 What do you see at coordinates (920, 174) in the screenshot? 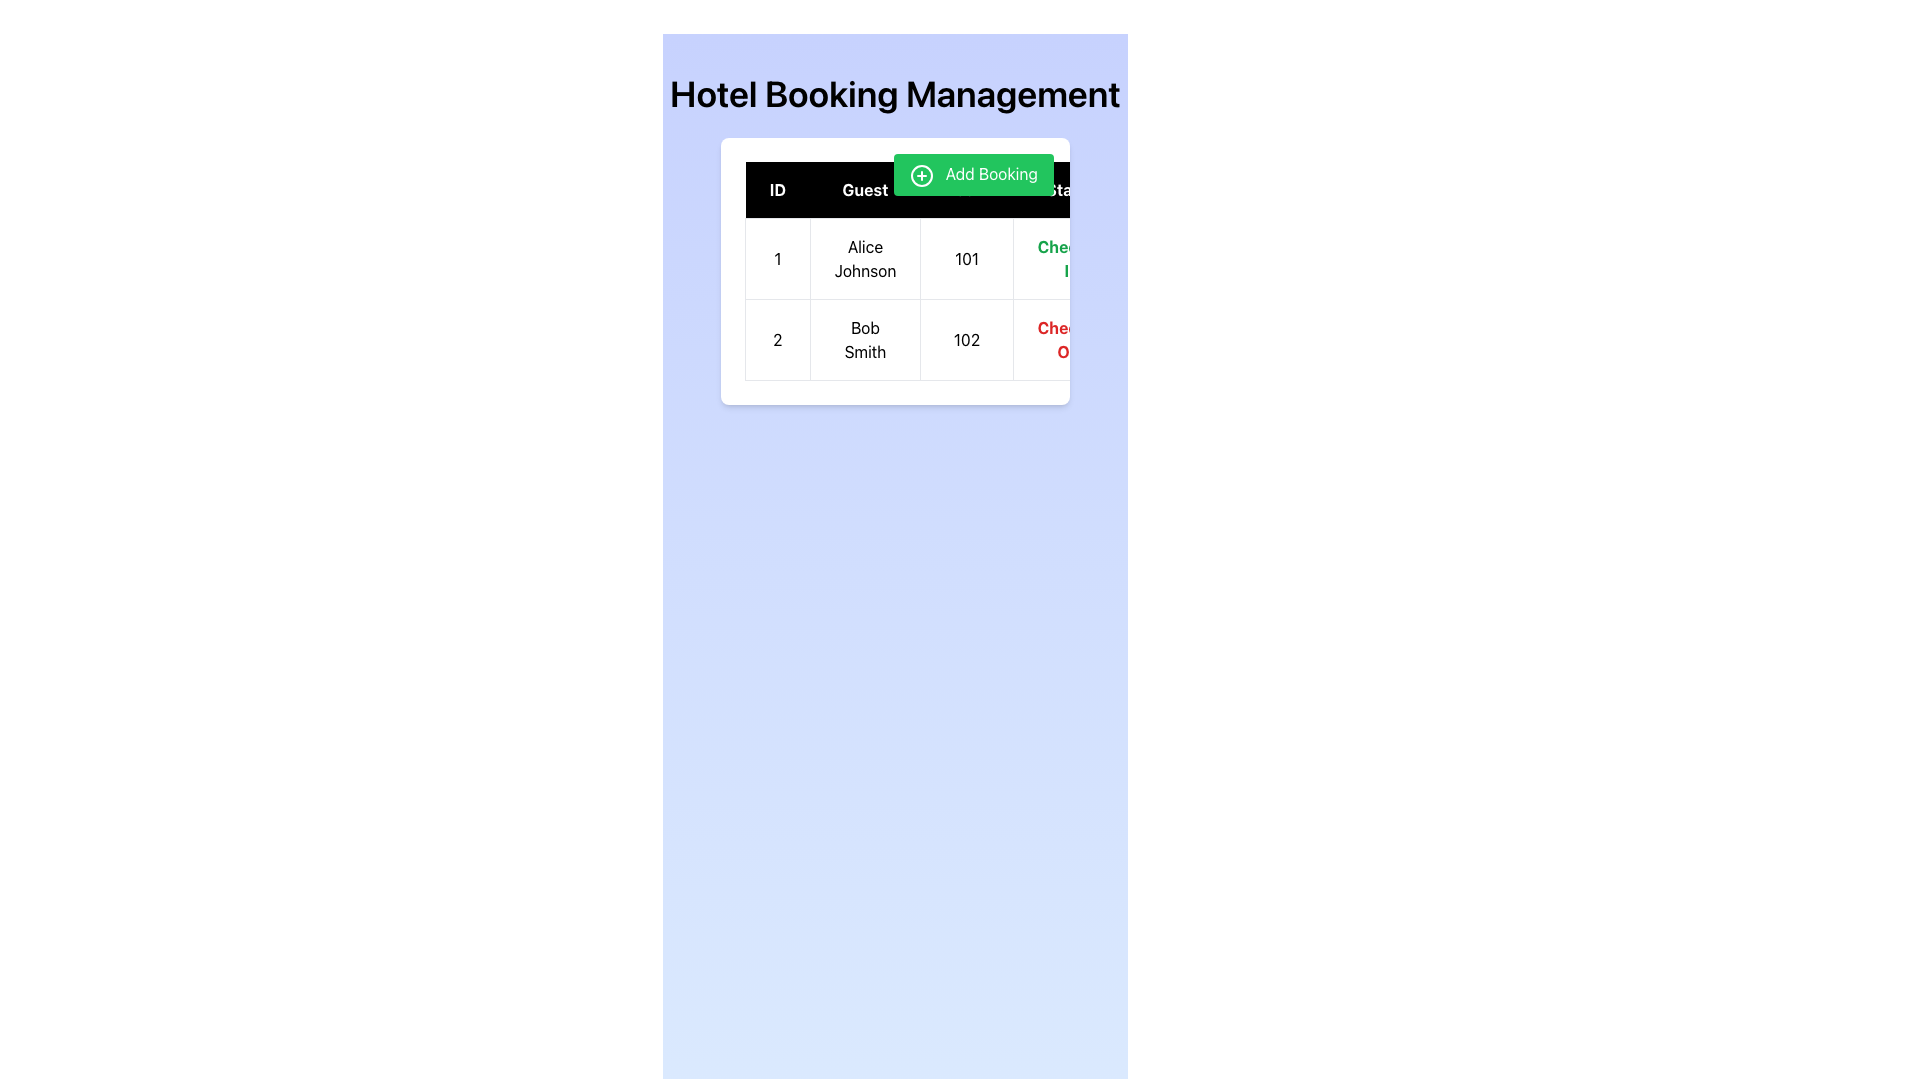
I see `the icon within the 'Add Booking' button, which visually indicates the functionality of adding a new booking, located to the far right of the application interface, above the table of bookings` at bounding box center [920, 174].